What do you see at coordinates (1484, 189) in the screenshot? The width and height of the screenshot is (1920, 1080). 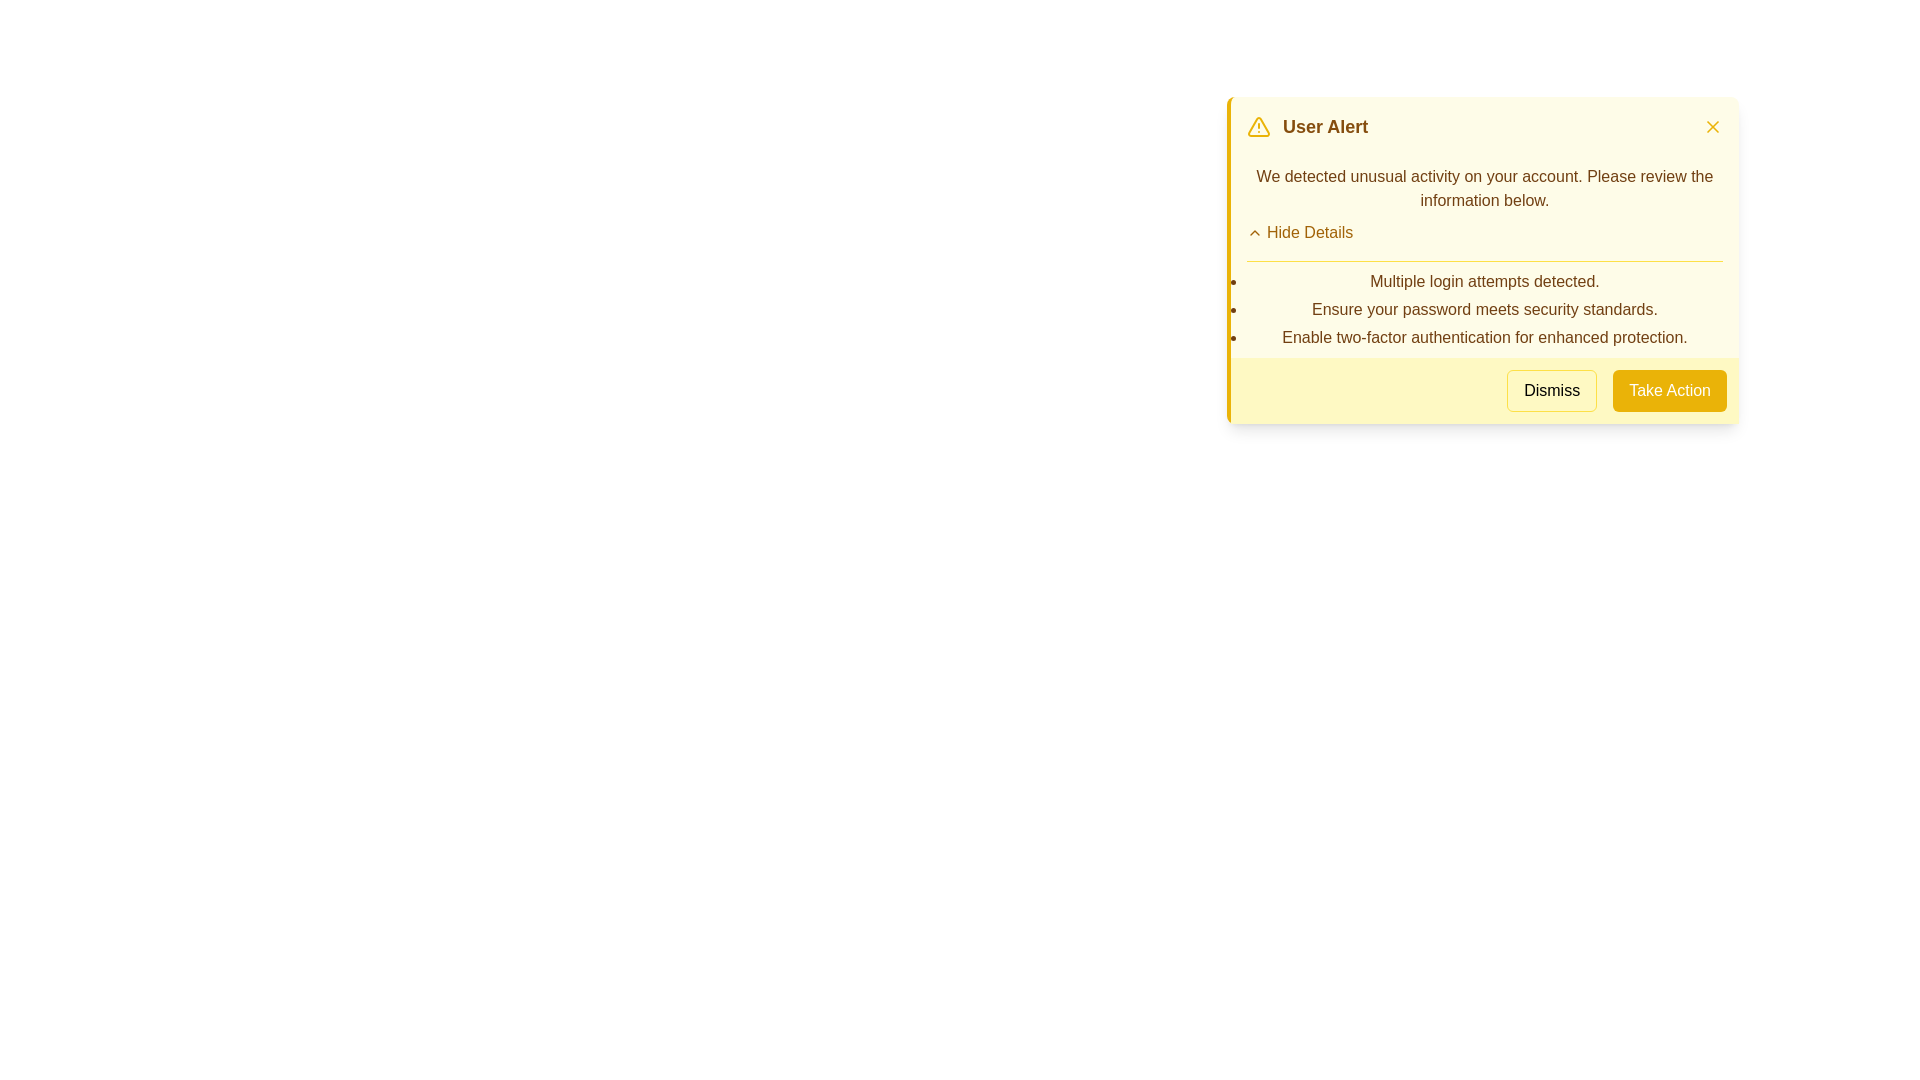 I see `the static text element that informs the user about unusual activity detected on their account, located in a yellow-paneled box below the 'User Alert' title` at bounding box center [1484, 189].